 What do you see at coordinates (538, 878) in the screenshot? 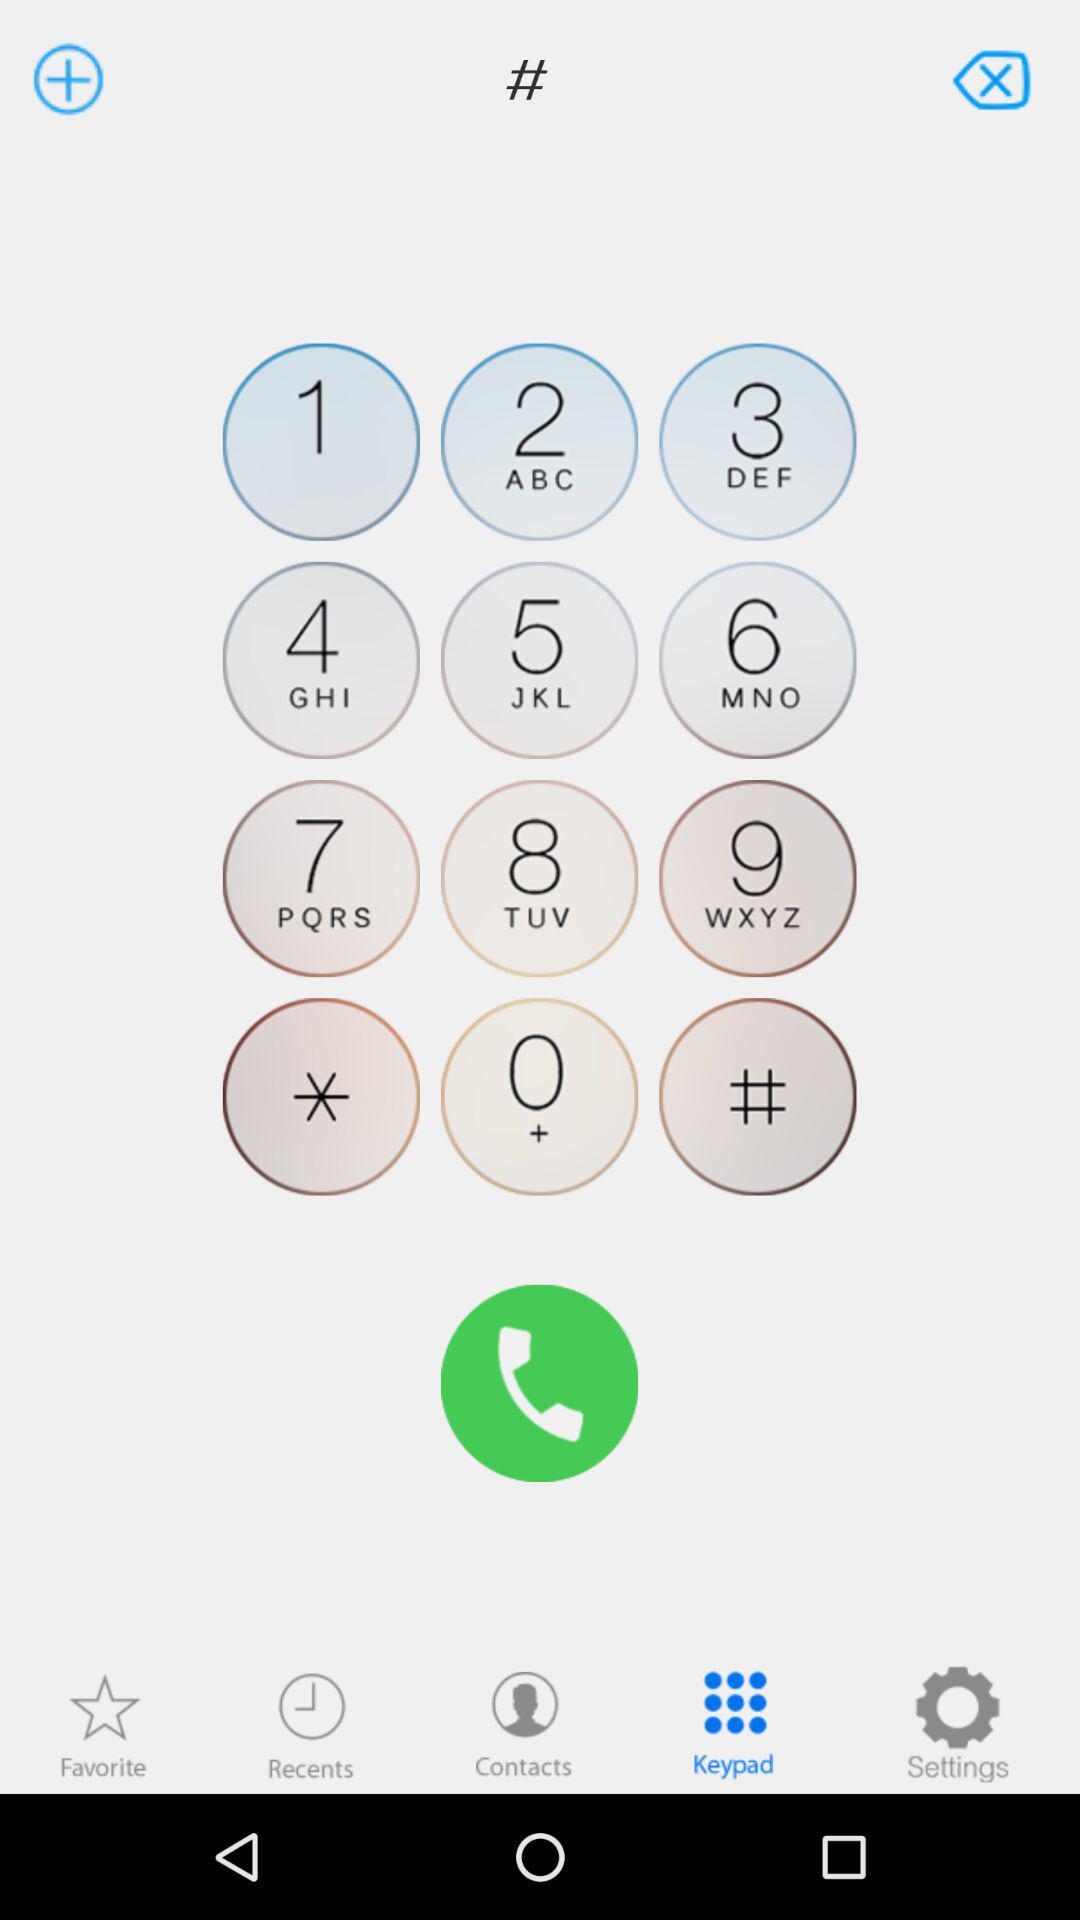
I see `dial 8` at bounding box center [538, 878].